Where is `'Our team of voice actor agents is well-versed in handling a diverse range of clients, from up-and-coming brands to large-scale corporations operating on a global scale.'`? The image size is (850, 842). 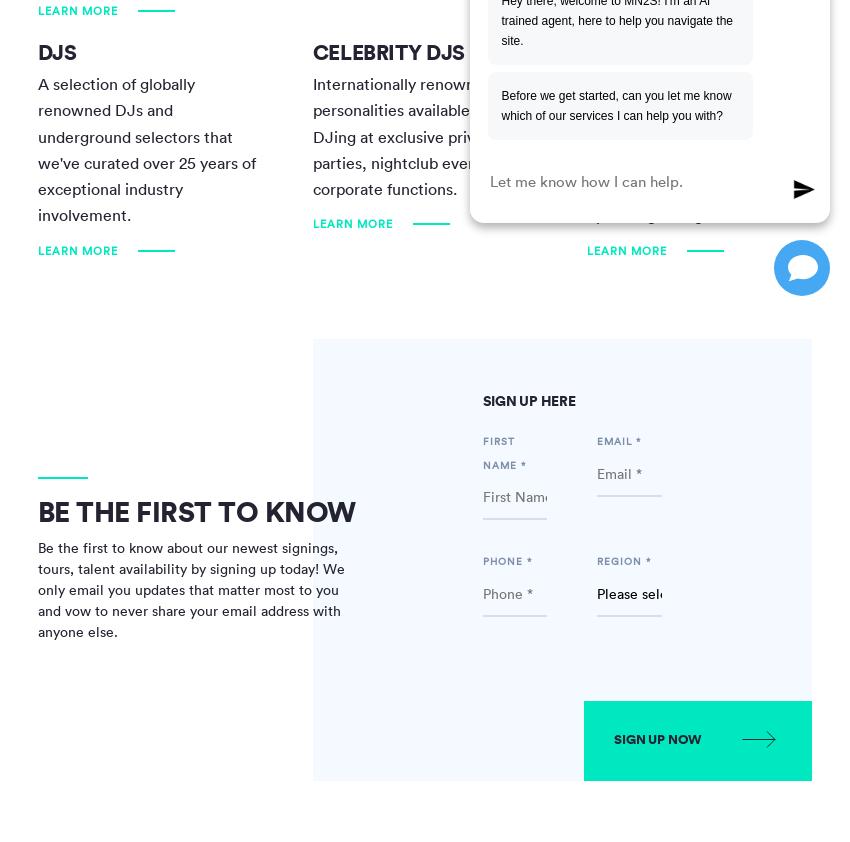 'Our team of voice actor agents is well-versed in handling a diverse range of clients, from up-and-coming brands to large-scale corporations operating on a global scale.' is located at coordinates (697, 148).